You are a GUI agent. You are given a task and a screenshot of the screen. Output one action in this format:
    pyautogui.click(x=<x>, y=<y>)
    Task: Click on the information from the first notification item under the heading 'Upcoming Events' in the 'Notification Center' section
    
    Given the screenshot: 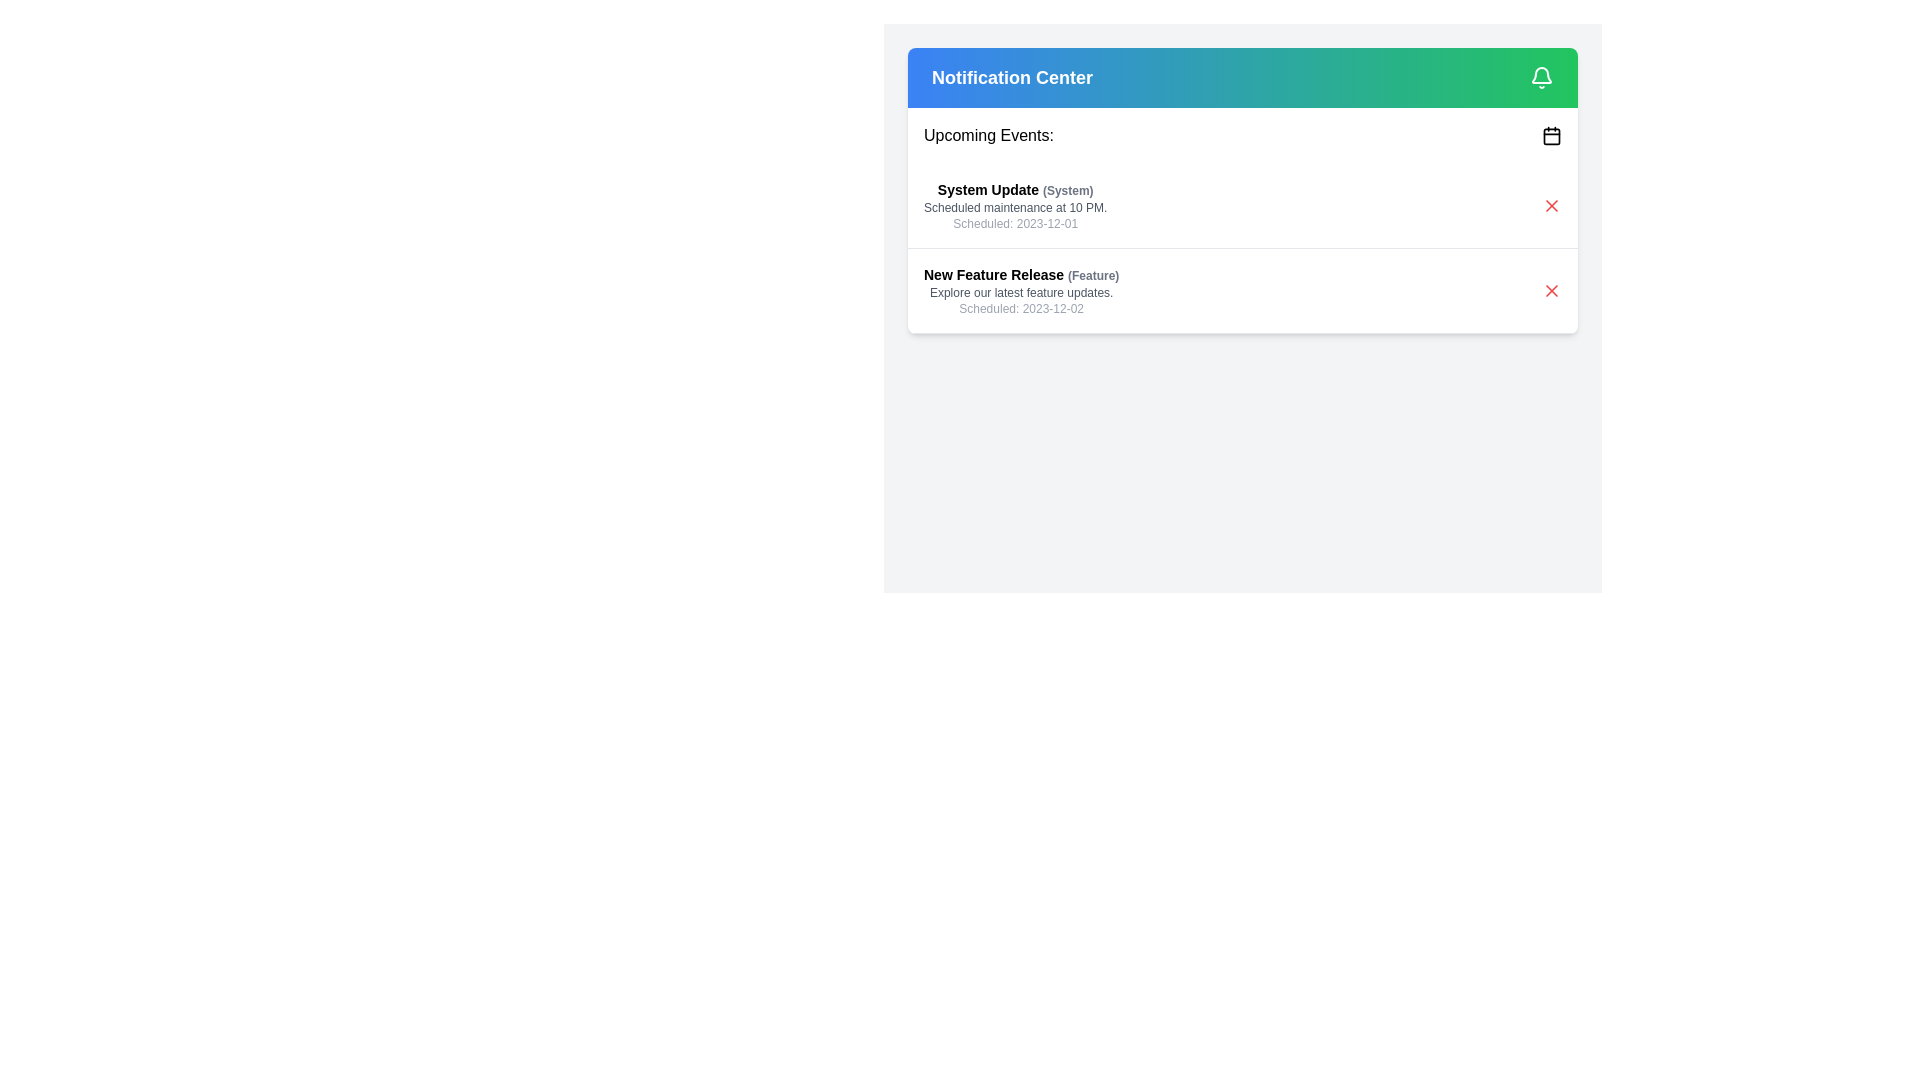 What is the action you would take?
    pyautogui.click(x=1015, y=205)
    